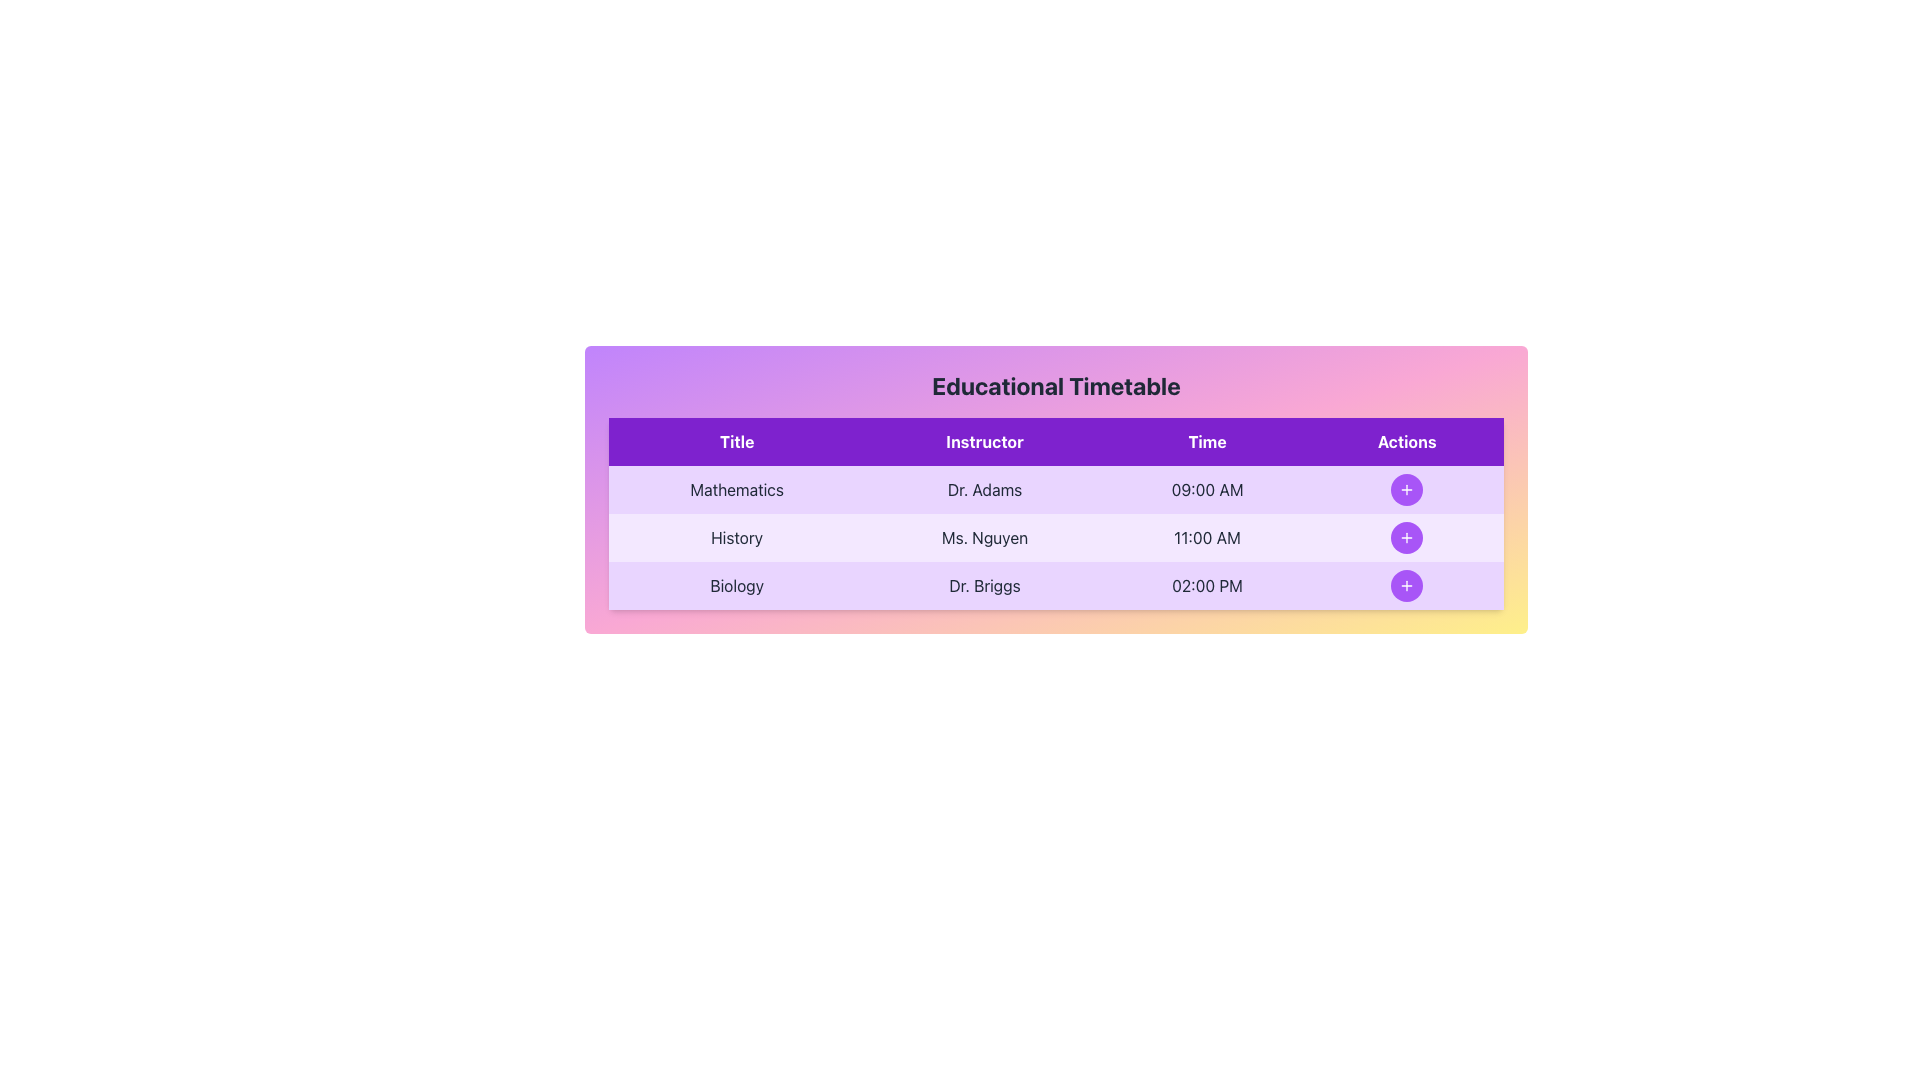  What do you see at coordinates (984, 489) in the screenshot?
I see `text label displaying the instructor's name for the 'Mathematics' class, located in the 'Instructor' column of the timetable` at bounding box center [984, 489].